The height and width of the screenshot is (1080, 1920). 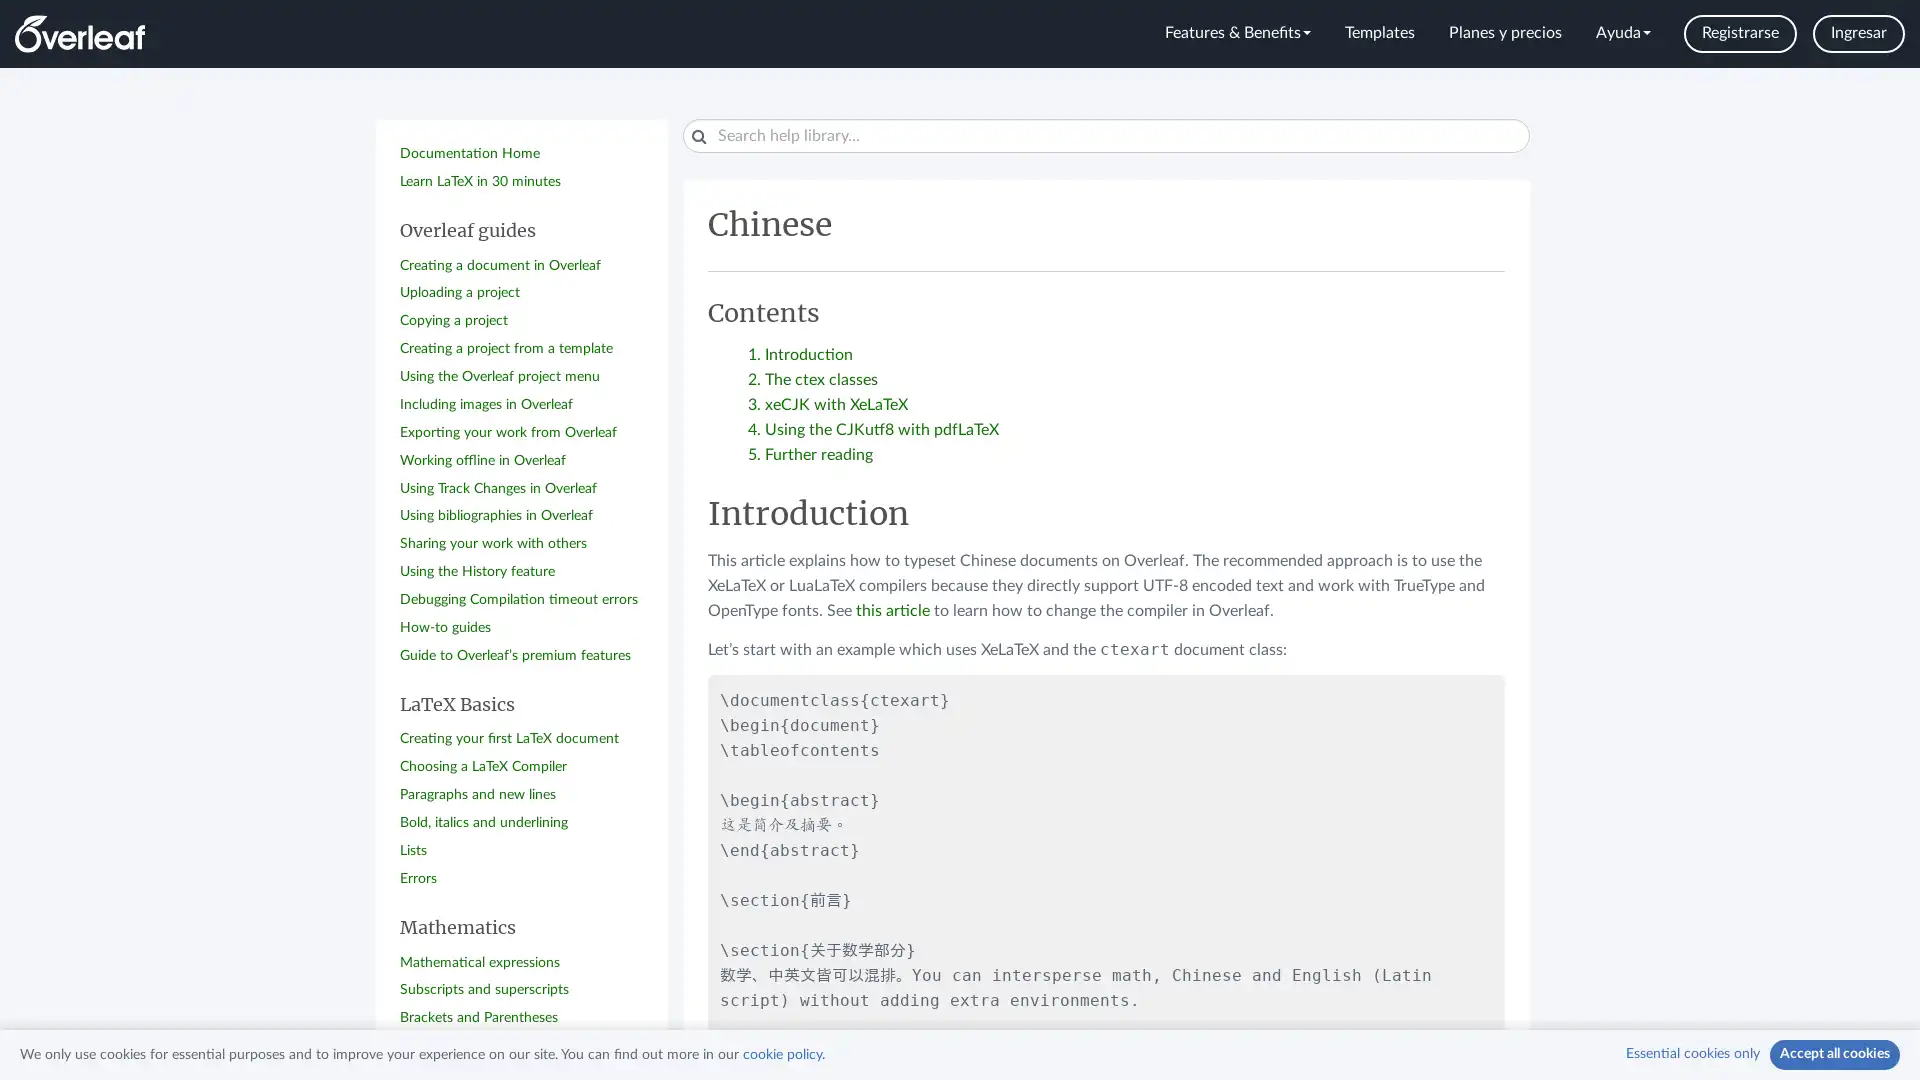 I want to click on Essential cookies only, so click(x=1692, y=1054).